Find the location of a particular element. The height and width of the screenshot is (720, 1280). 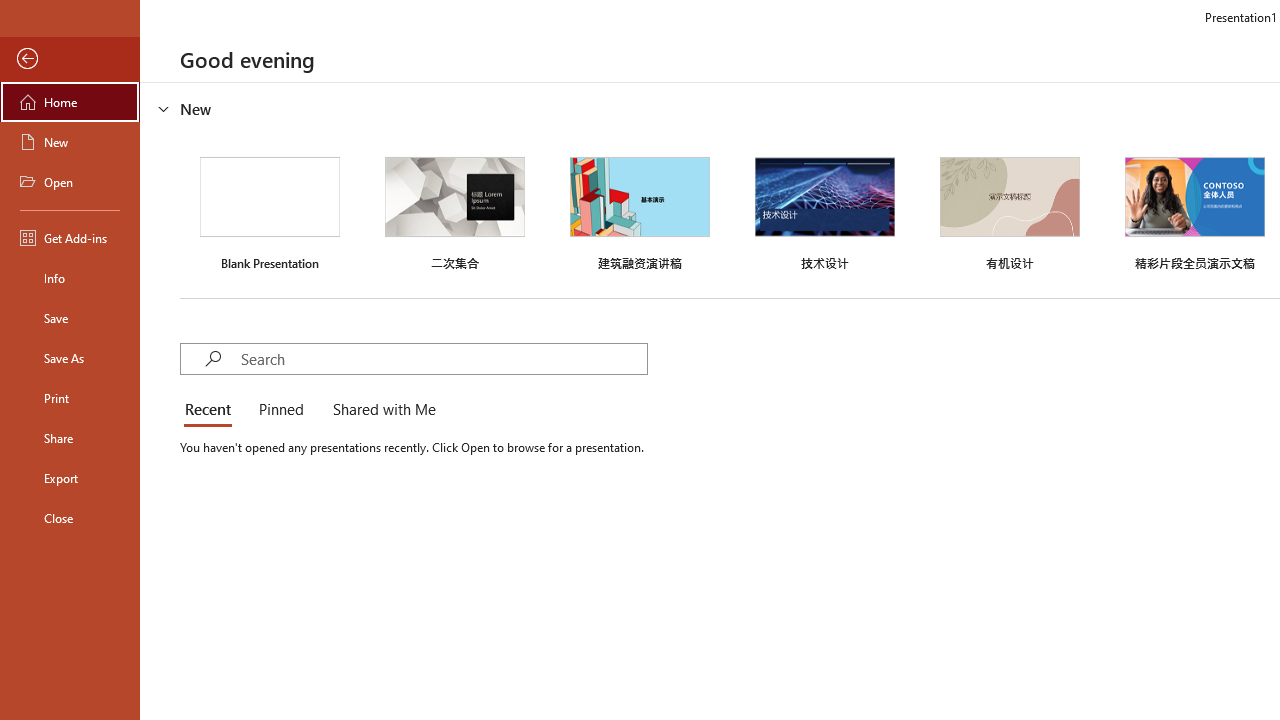

'Save As' is located at coordinates (69, 356).